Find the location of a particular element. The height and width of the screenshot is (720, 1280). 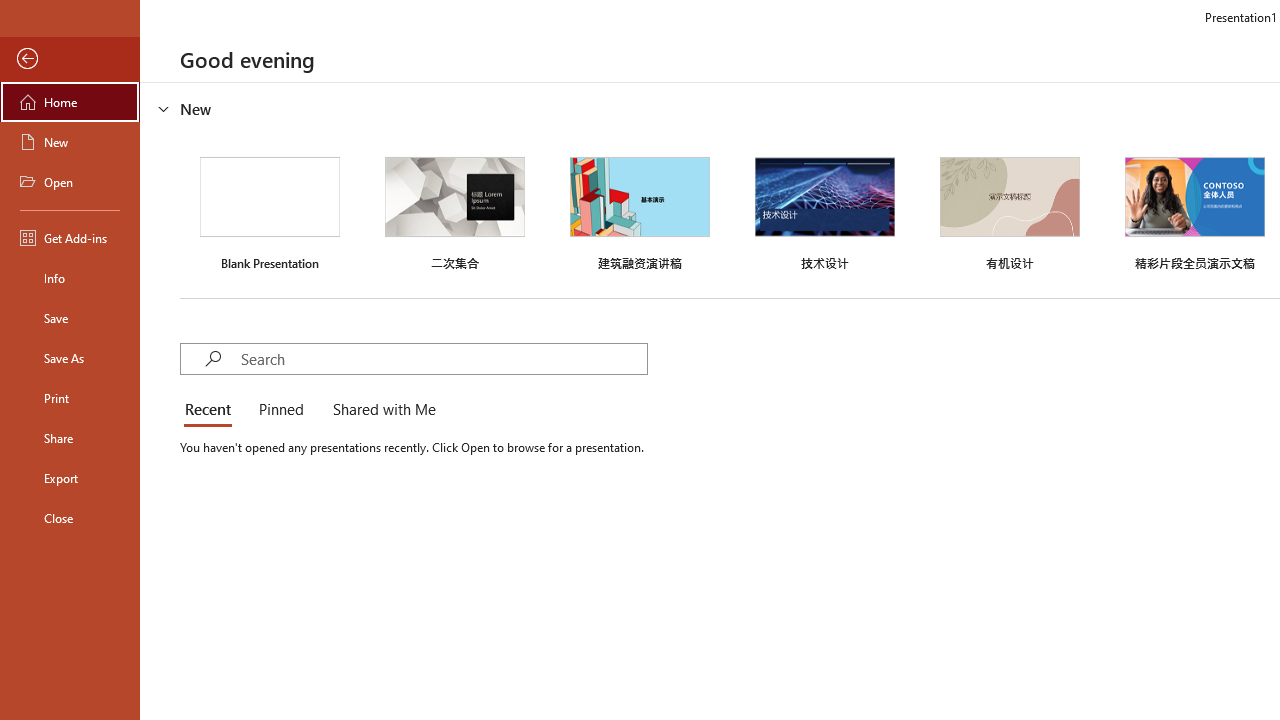

'Save As' is located at coordinates (69, 356).